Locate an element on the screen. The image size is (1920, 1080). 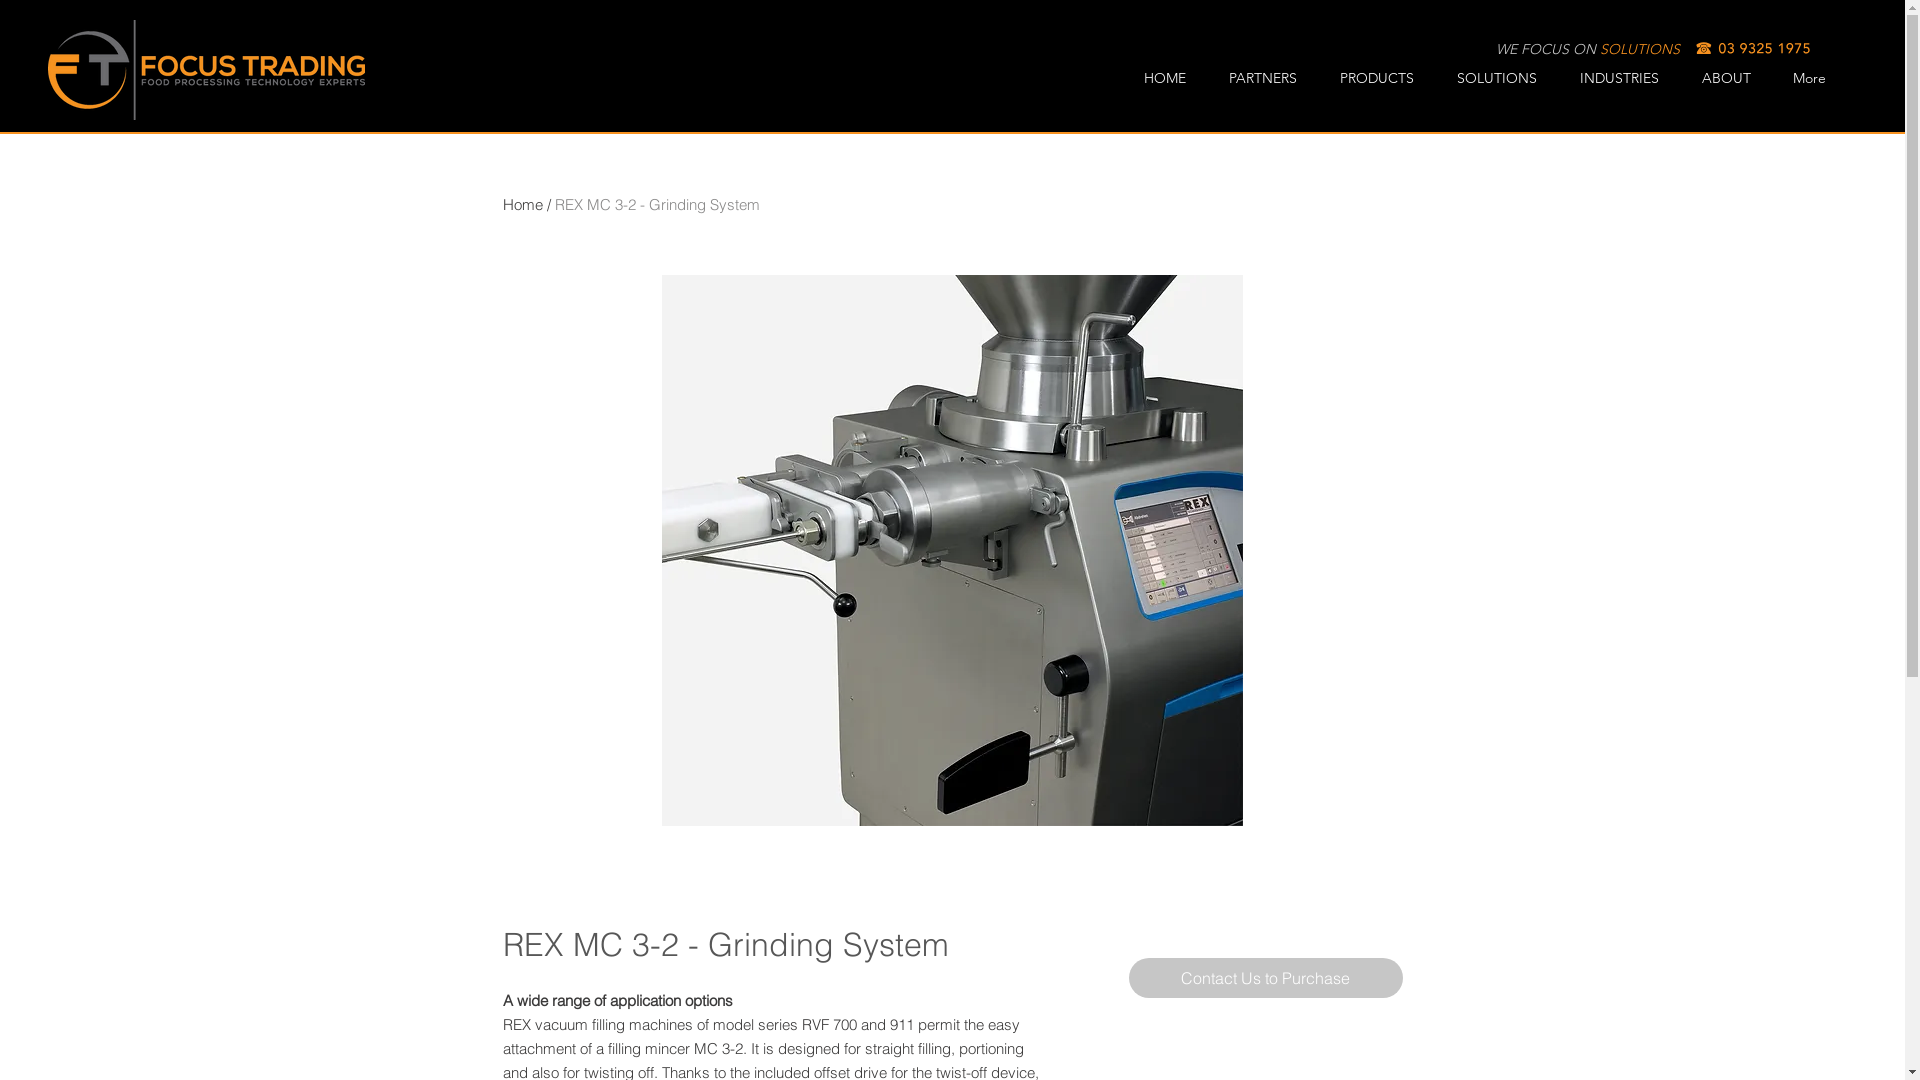
'REX MC 3-2 - Grinding System' is located at coordinates (656, 204).